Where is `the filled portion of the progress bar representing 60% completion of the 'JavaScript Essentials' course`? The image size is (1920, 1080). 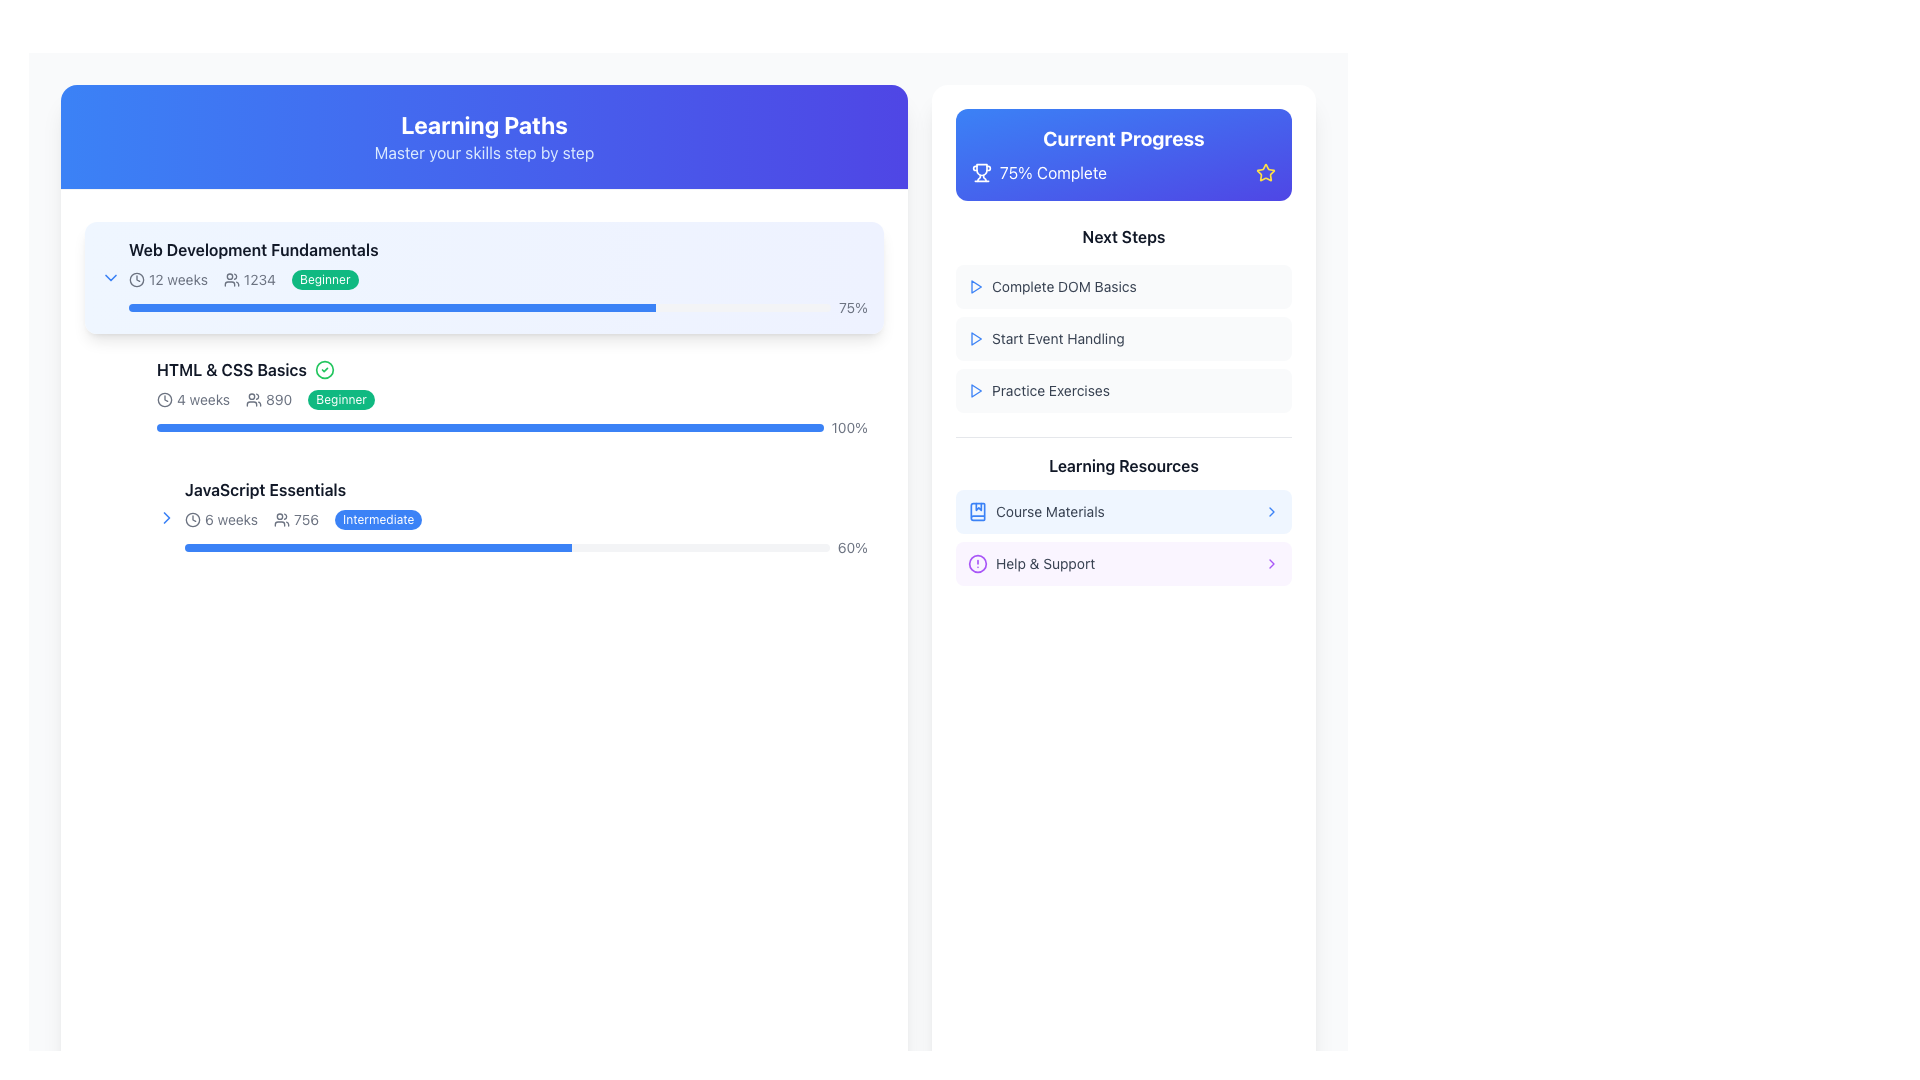 the filled portion of the progress bar representing 60% completion of the 'JavaScript Essentials' course is located at coordinates (378, 547).